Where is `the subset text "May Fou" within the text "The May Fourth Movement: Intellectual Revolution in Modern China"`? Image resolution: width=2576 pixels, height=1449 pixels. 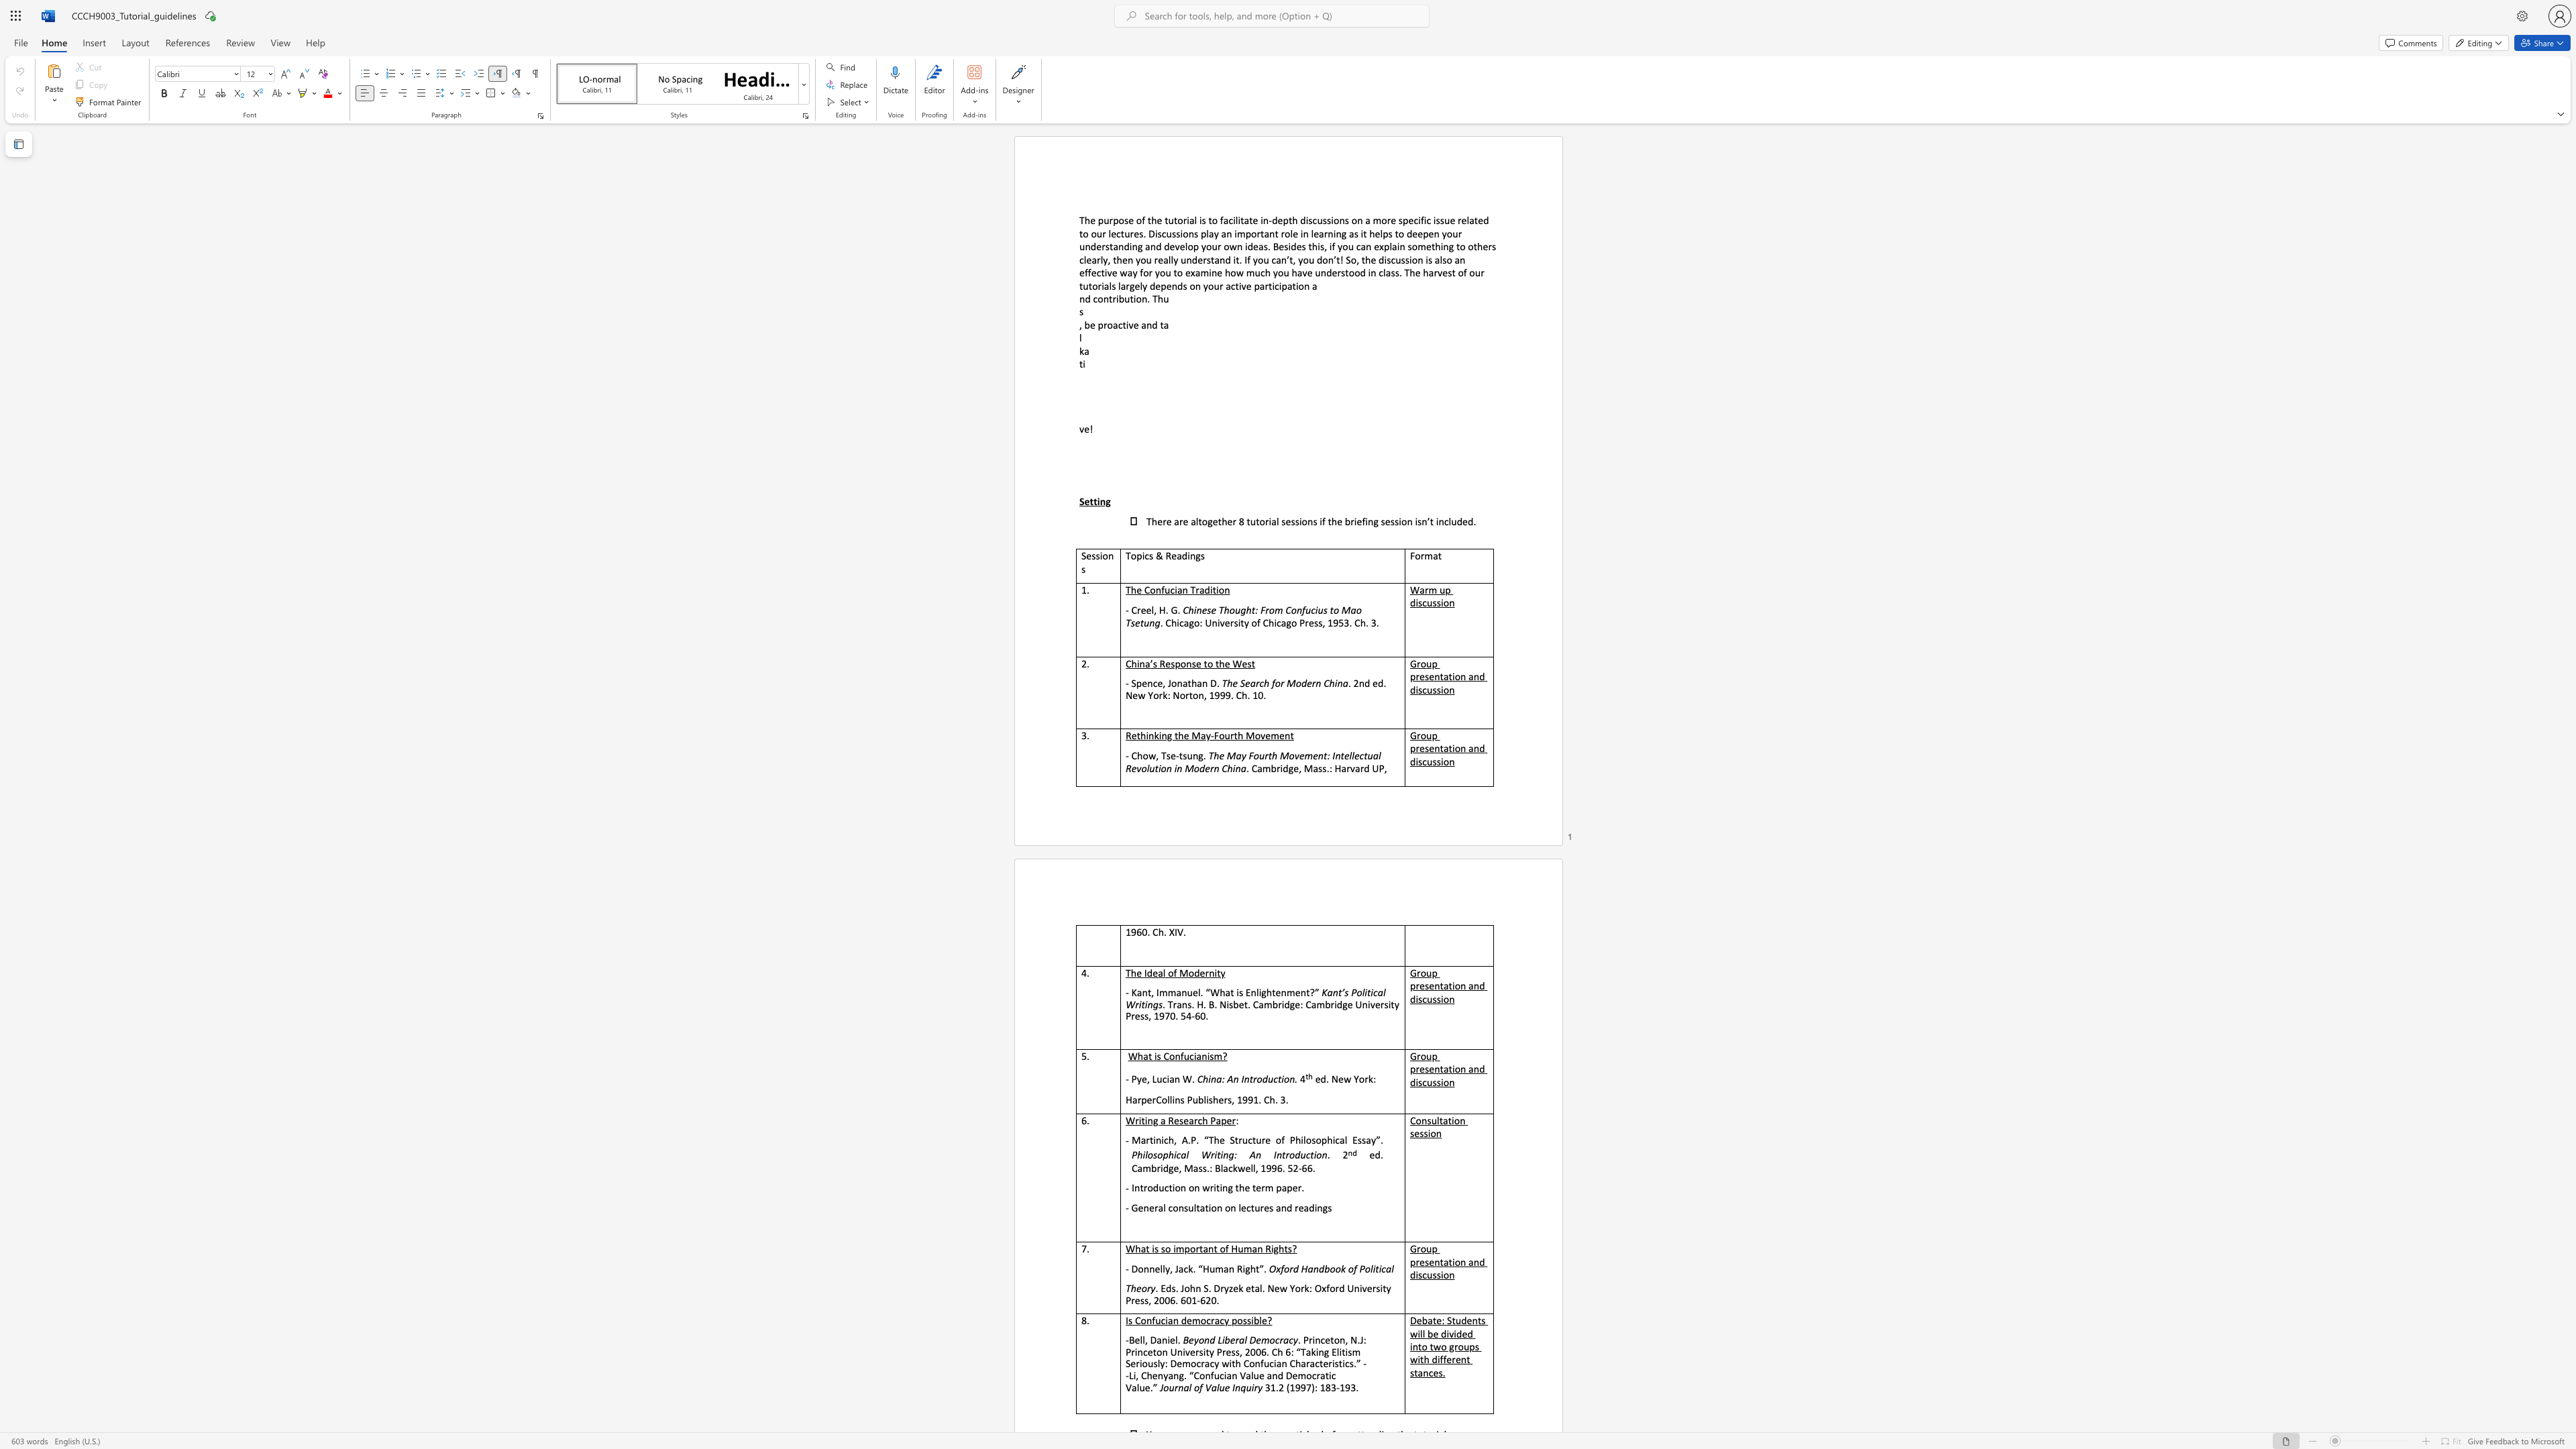
the subset text "May Fou" within the text "The May Fourth Movement: Intellectual Revolution in Modern China" is located at coordinates (1226, 755).